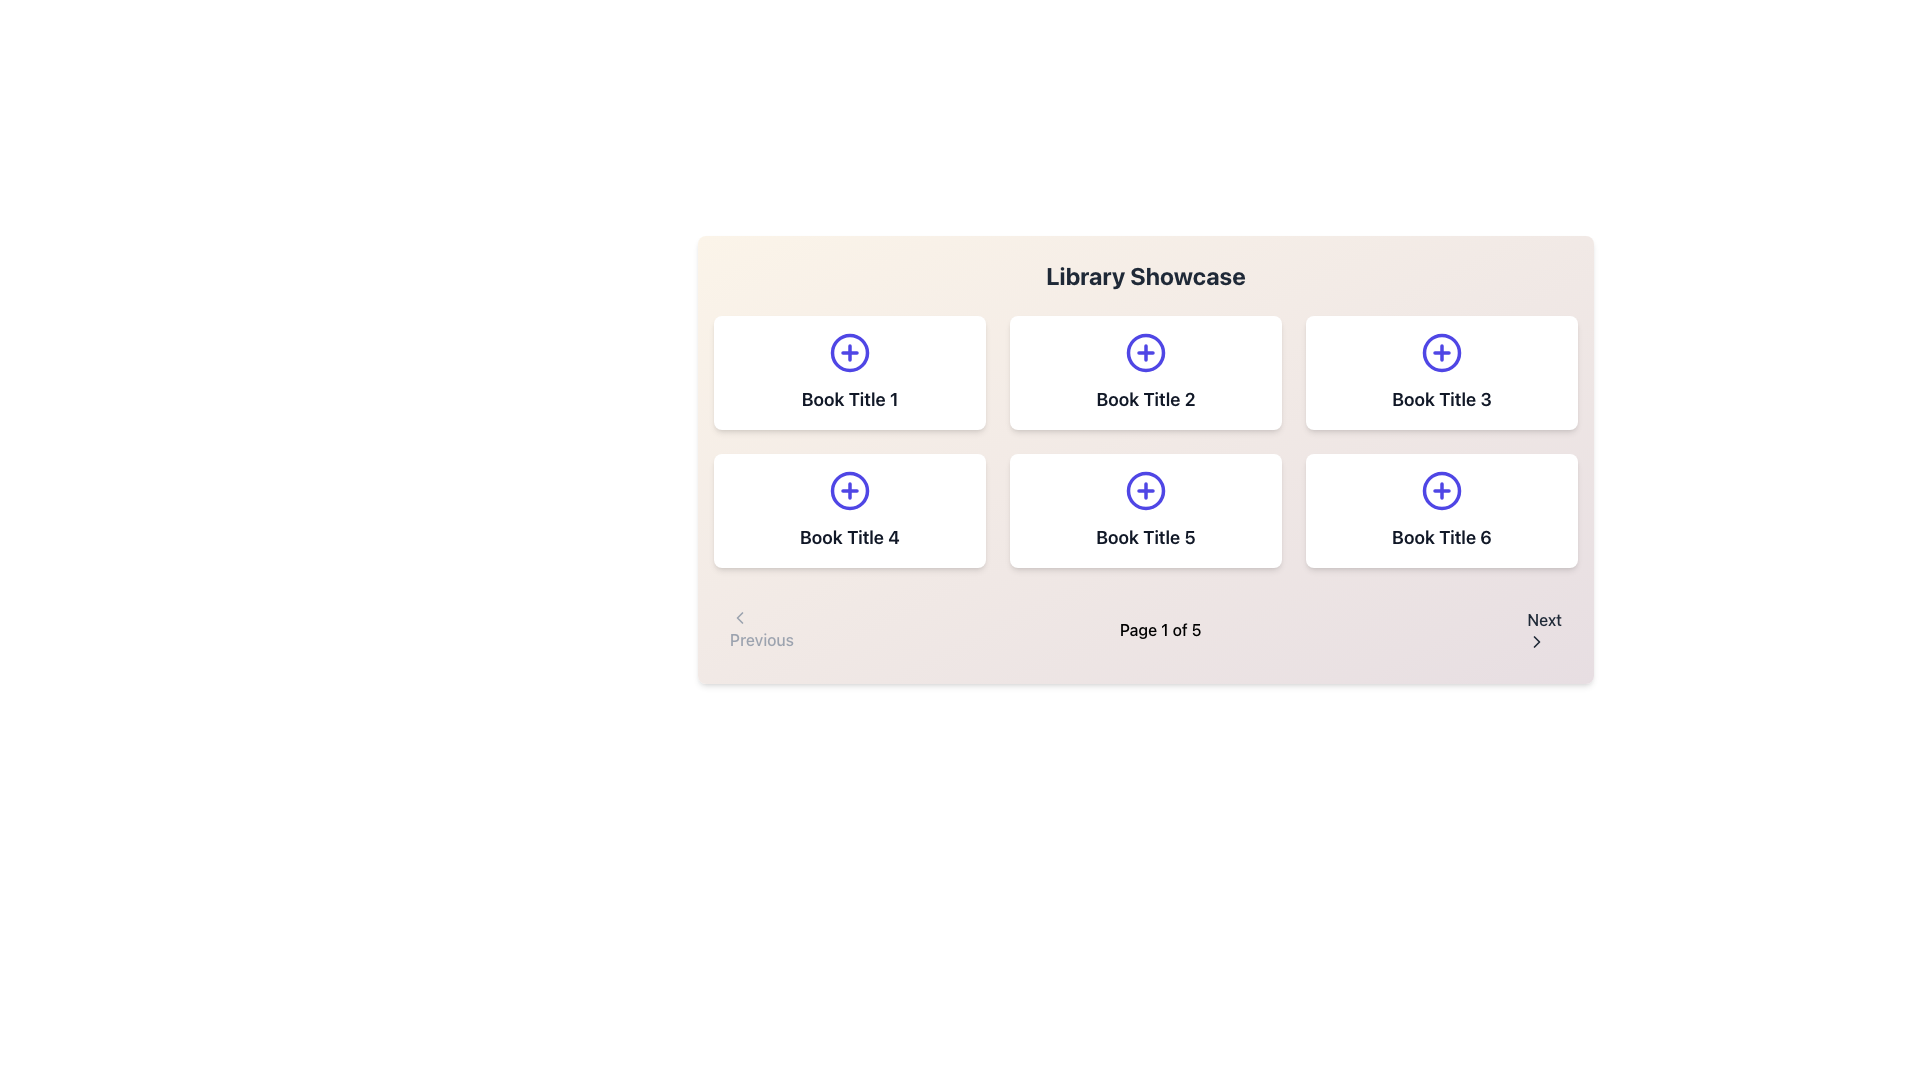 The width and height of the screenshot is (1920, 1080). Describe the element at coordinates (1441, 536) in the screenshot. I see `text from the Text label that serves as the title for the associated book entry, located at the bottom right corner of the grid layout inside a white rectangular card with rounded edges` at that location.